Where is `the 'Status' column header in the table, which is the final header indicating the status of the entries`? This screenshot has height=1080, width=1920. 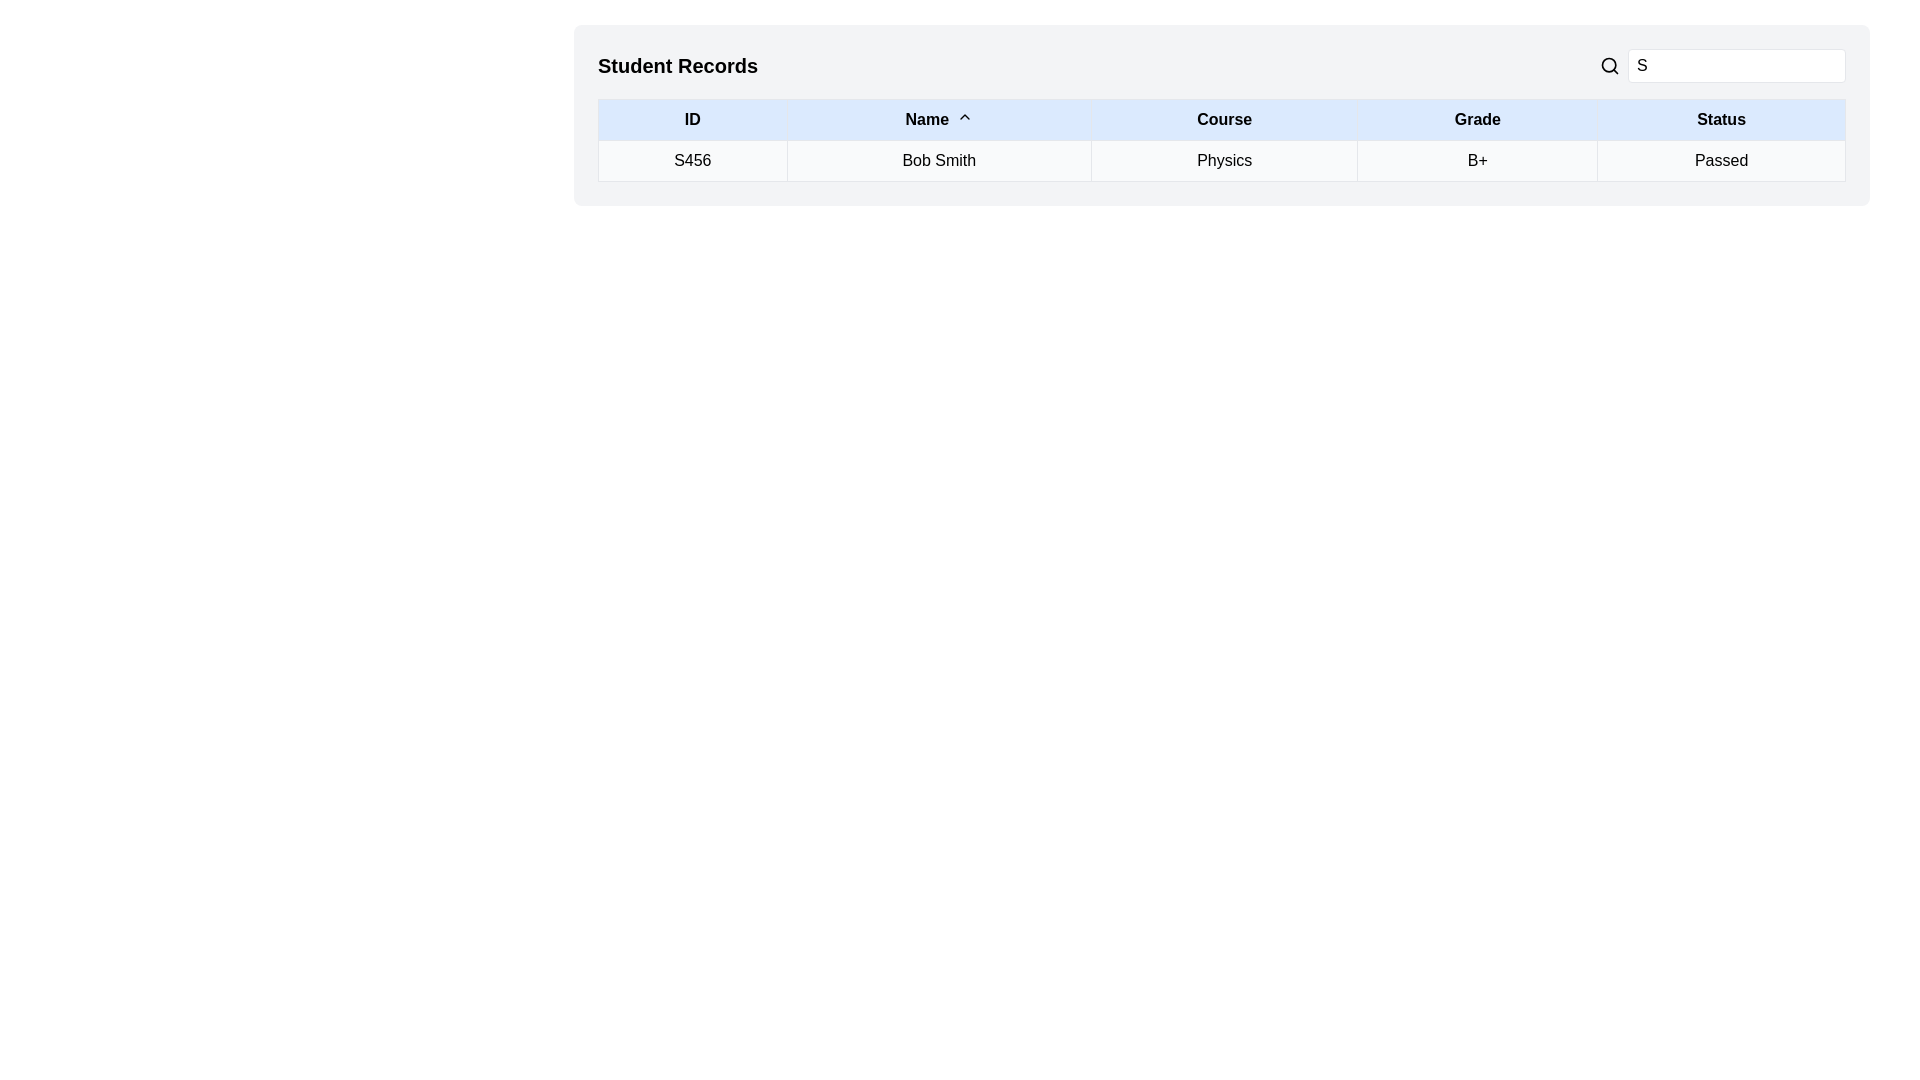 the 'Status' column header in the table, which is the final header indicating the status of the entries is located at coordinates (1720, 119).